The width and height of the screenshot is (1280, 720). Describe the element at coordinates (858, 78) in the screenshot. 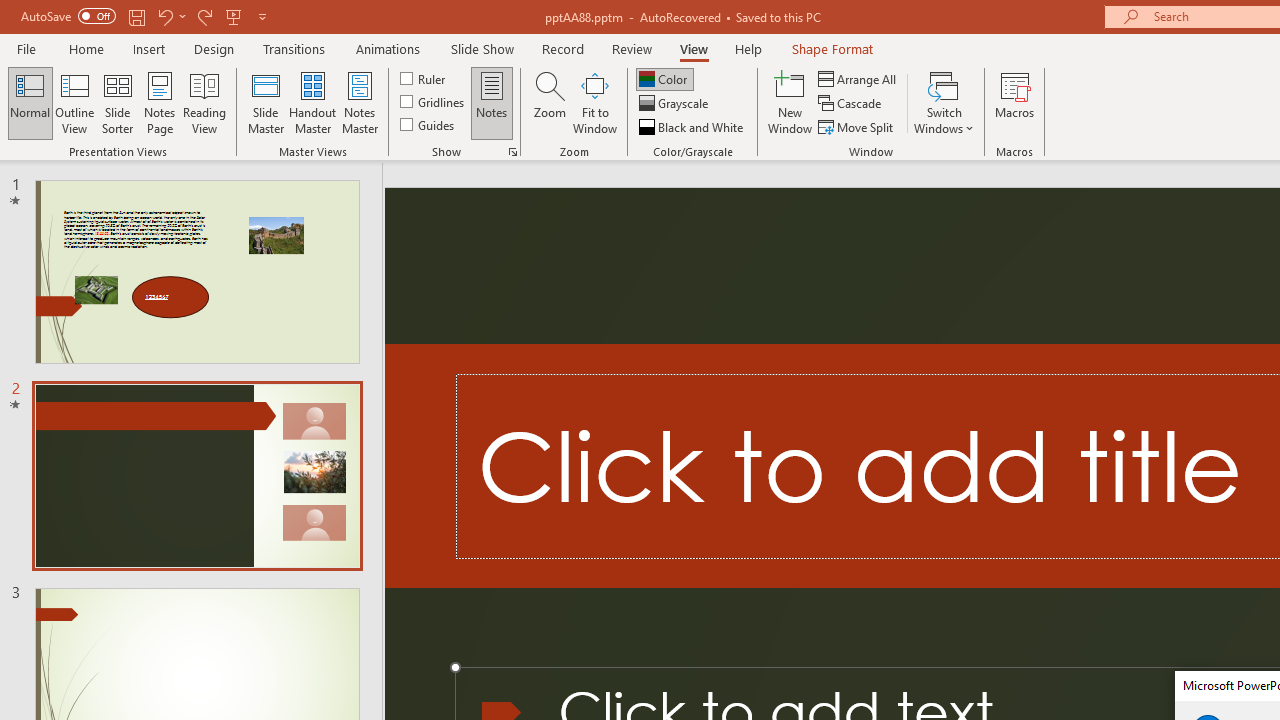

I see `'Arrange All'` at that location.